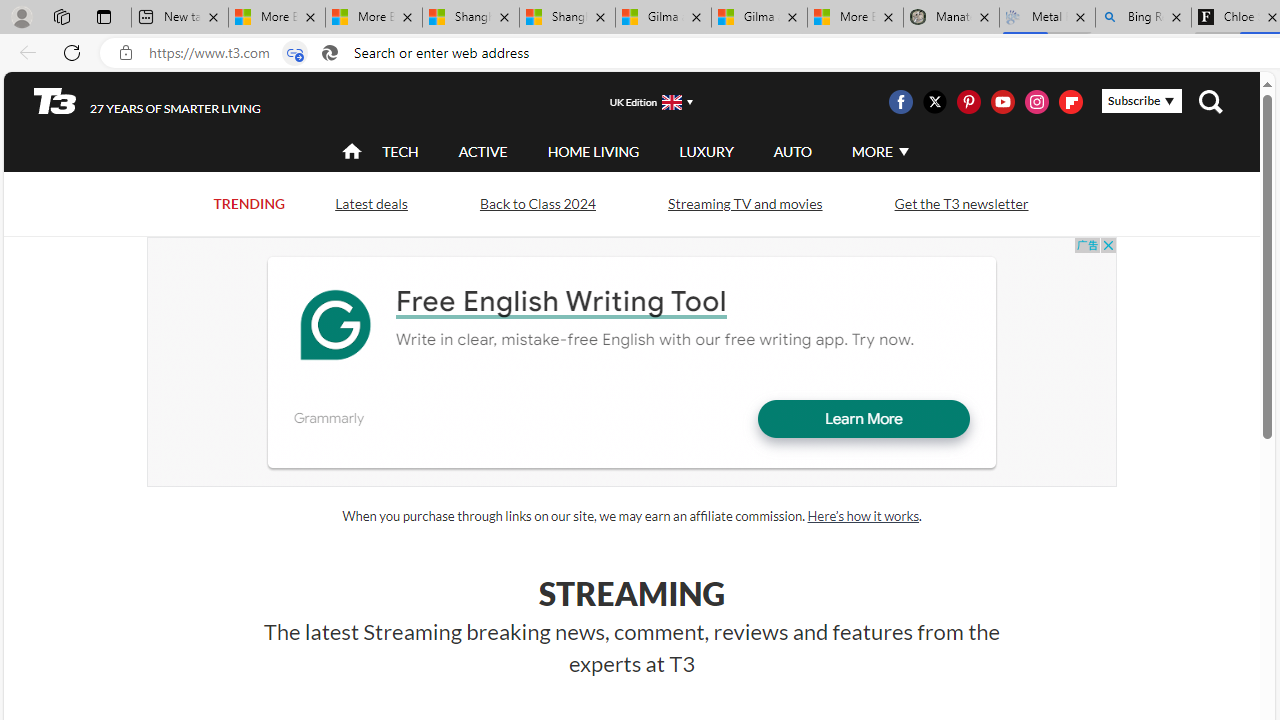 The width and height of the screenshot is (1280, 720). Describe the element at coordinates (743, 203) in the screenshot. I see `'Streaming TV and movies'` at that location.